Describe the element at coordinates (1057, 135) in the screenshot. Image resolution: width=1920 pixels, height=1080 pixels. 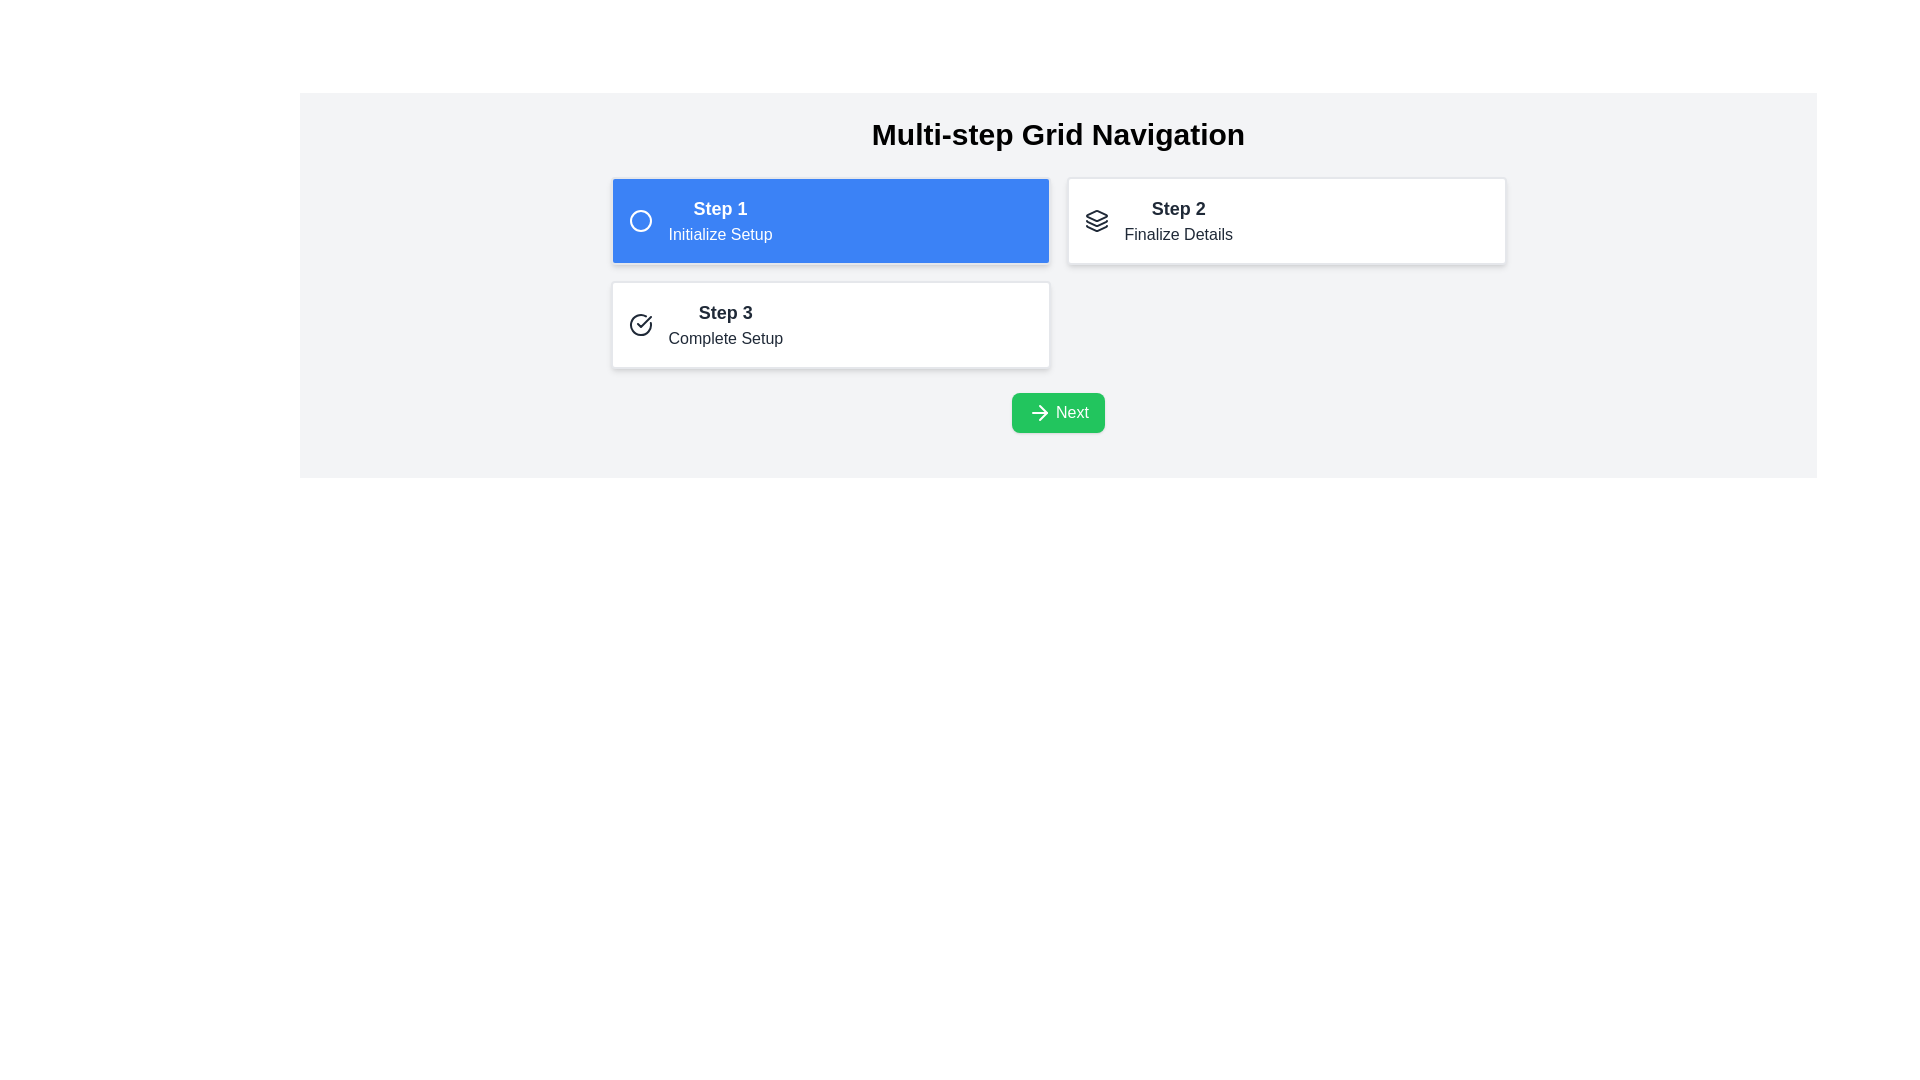
I see `the prominently displayed text label that reads 'Multi-step Grid Navigation', which is styled in a large, bold, sans-serif font and located near the top center of the interface` at that location.